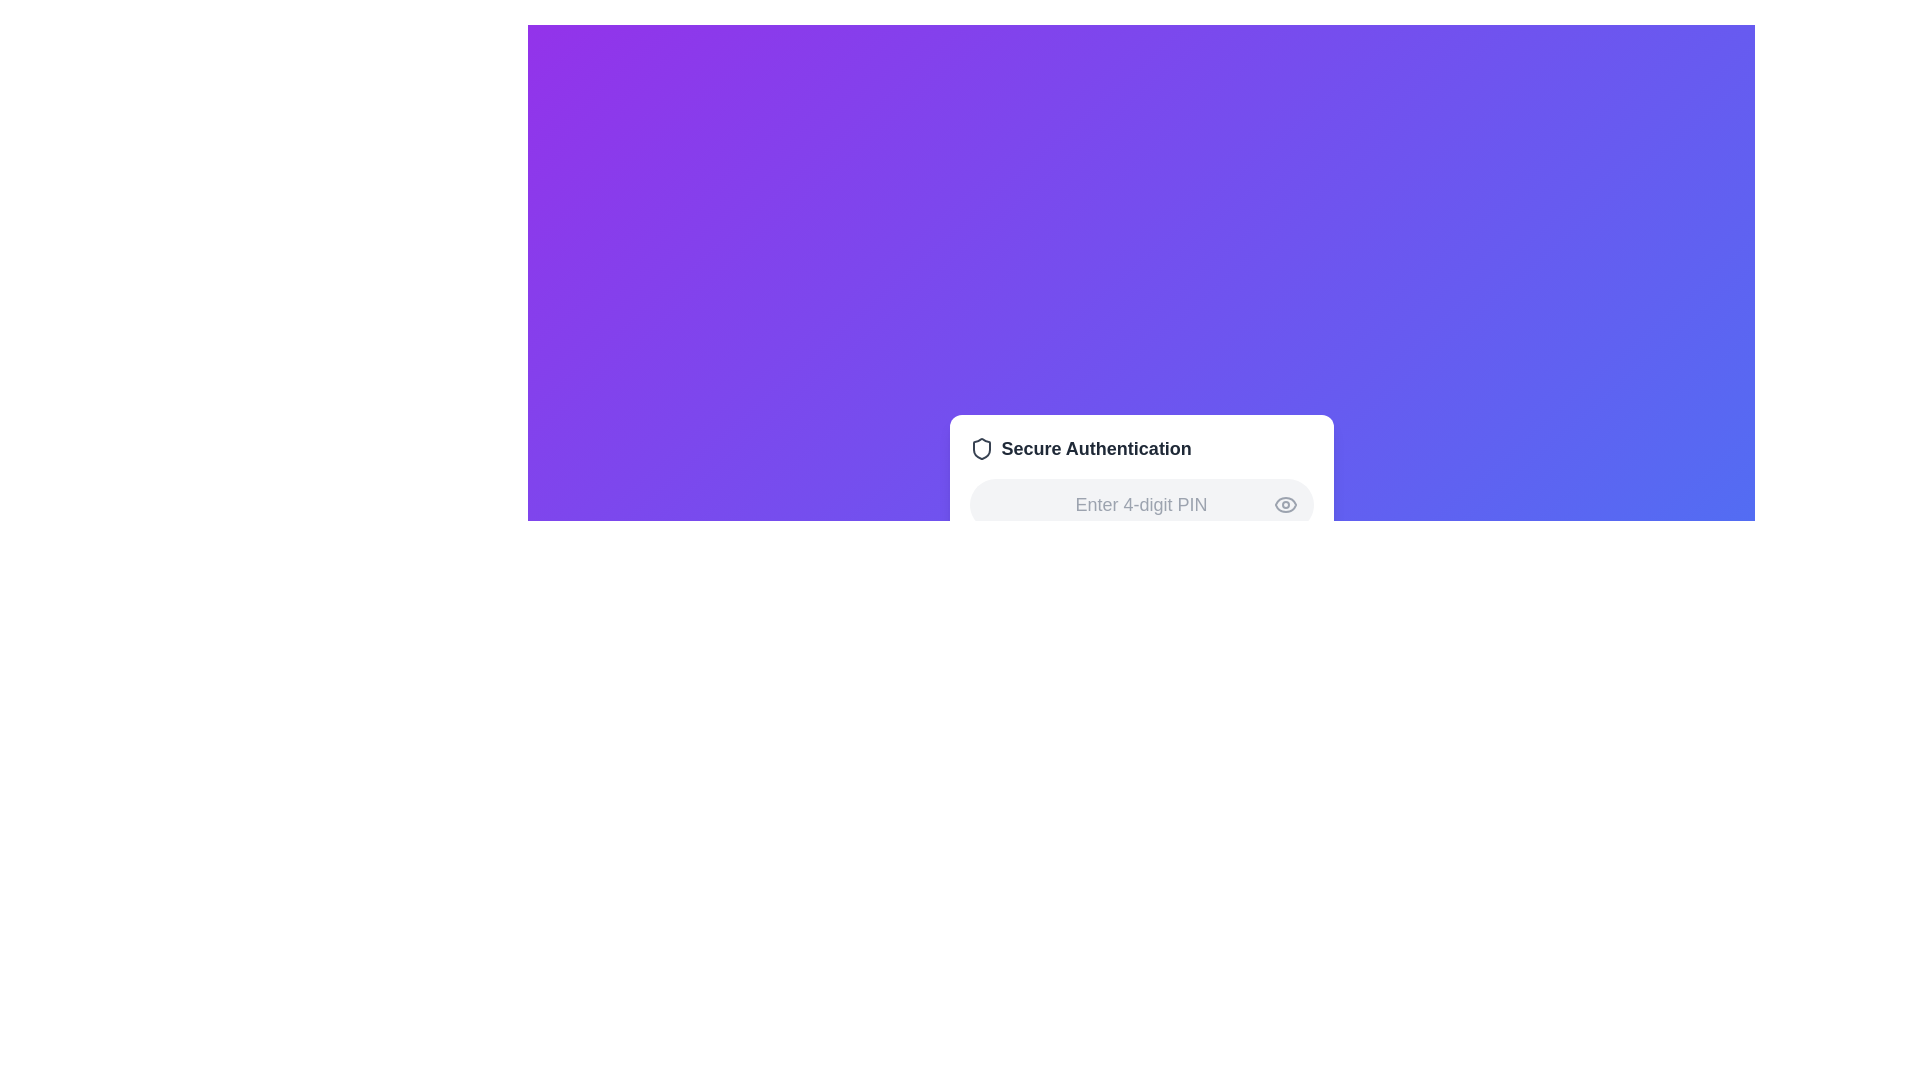 Image resolution: width=1920 pixels, height=1080 pixels. What do you see at coordinates (1285, 504) in the screenshot?
I see `the curved line of the eye icon which indicates view or display functionalities, located towards the bottom-left of the surrounding rectangular area` at bounding box center [1285, 504].